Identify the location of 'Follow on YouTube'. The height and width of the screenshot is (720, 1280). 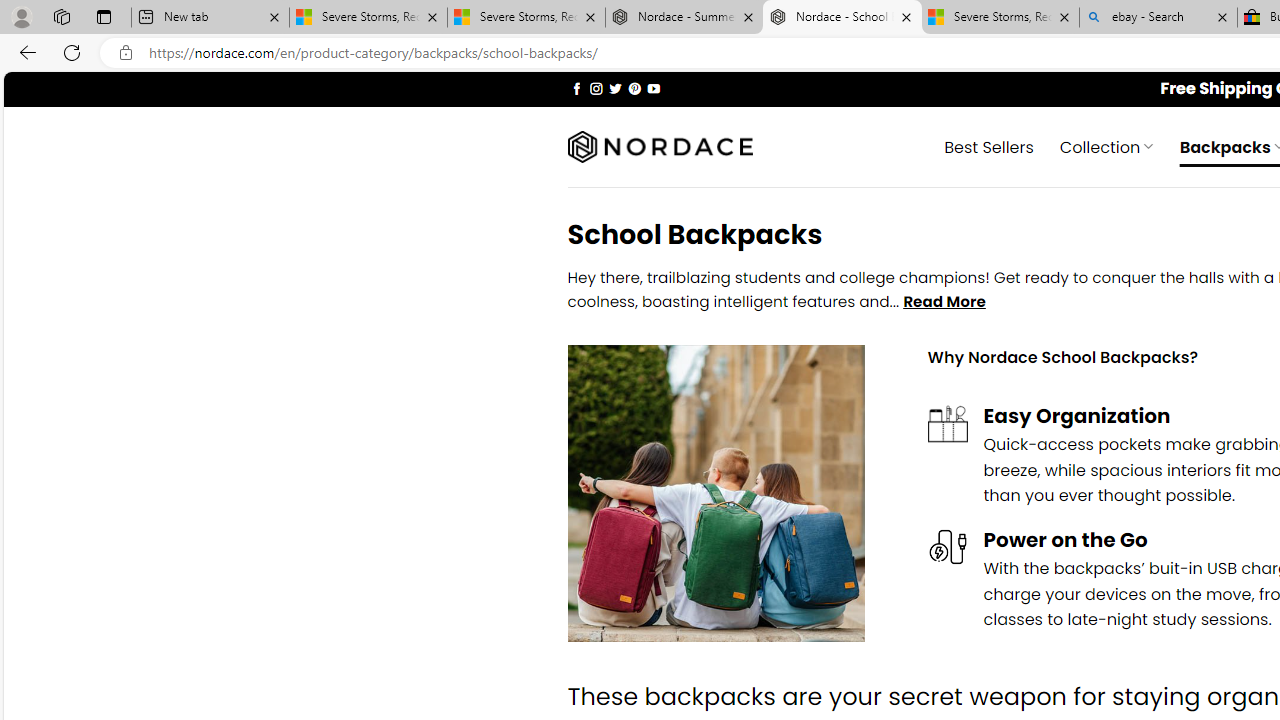
(653, 87).